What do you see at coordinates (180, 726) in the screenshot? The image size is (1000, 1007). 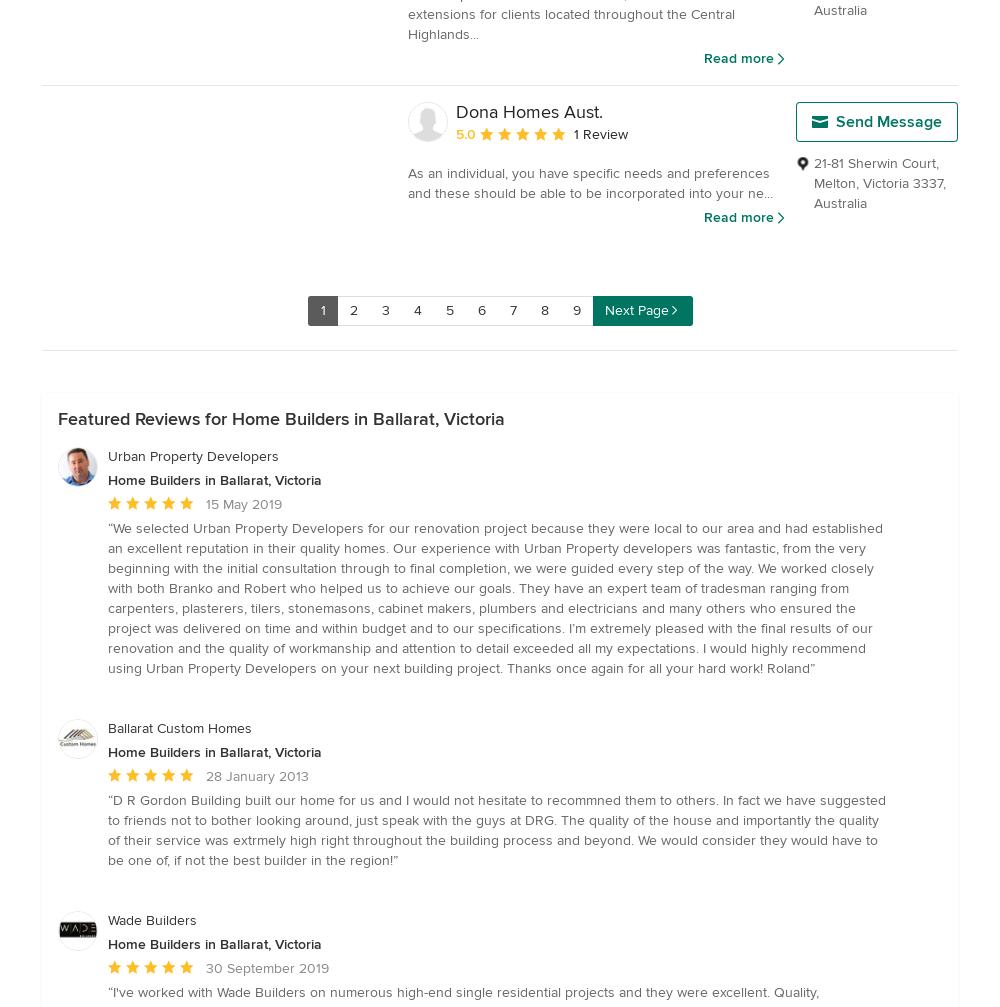 I see `'Ballarat Custom Homes'` at bounding box center [180, 726].